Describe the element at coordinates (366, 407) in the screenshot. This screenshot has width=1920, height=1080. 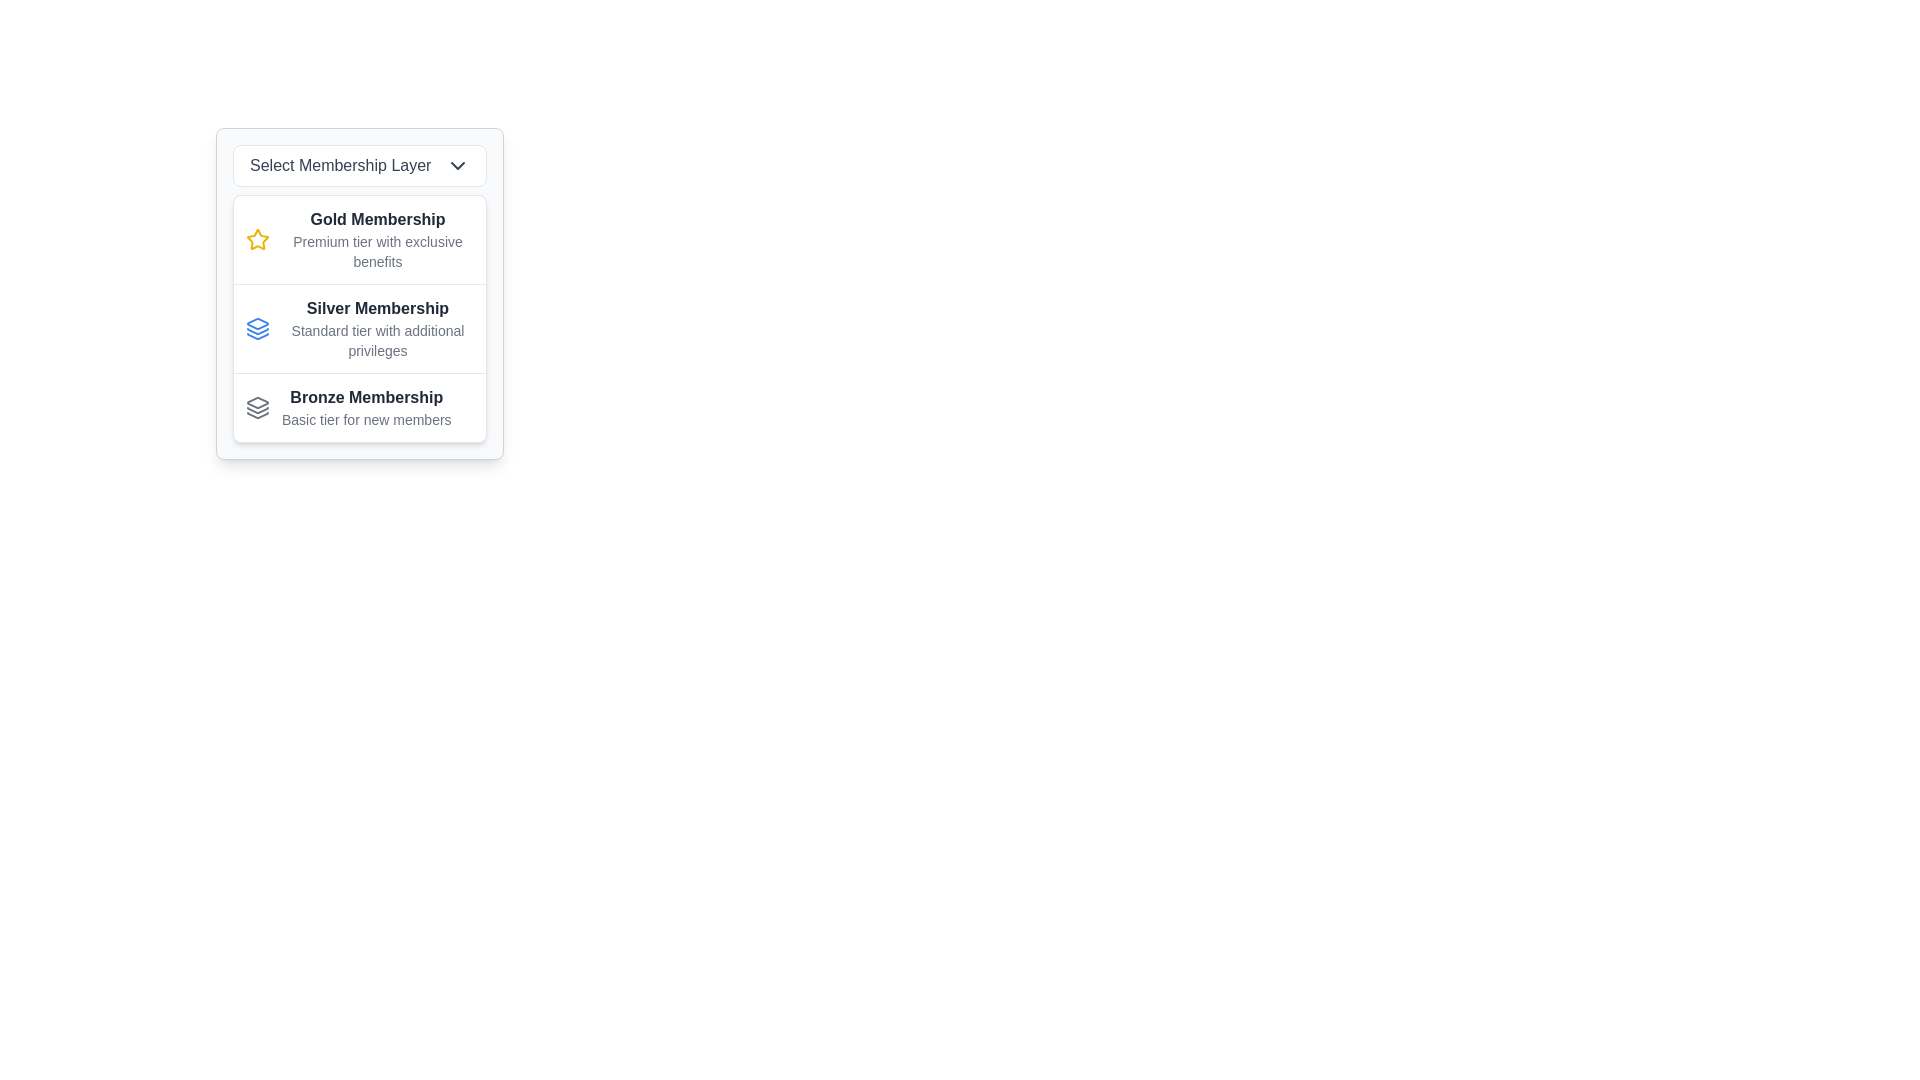
I see `the informational text block displaying the description of the 'Bronze Membership' tier, which is located at the bottom of the membership selection interface` at that location.